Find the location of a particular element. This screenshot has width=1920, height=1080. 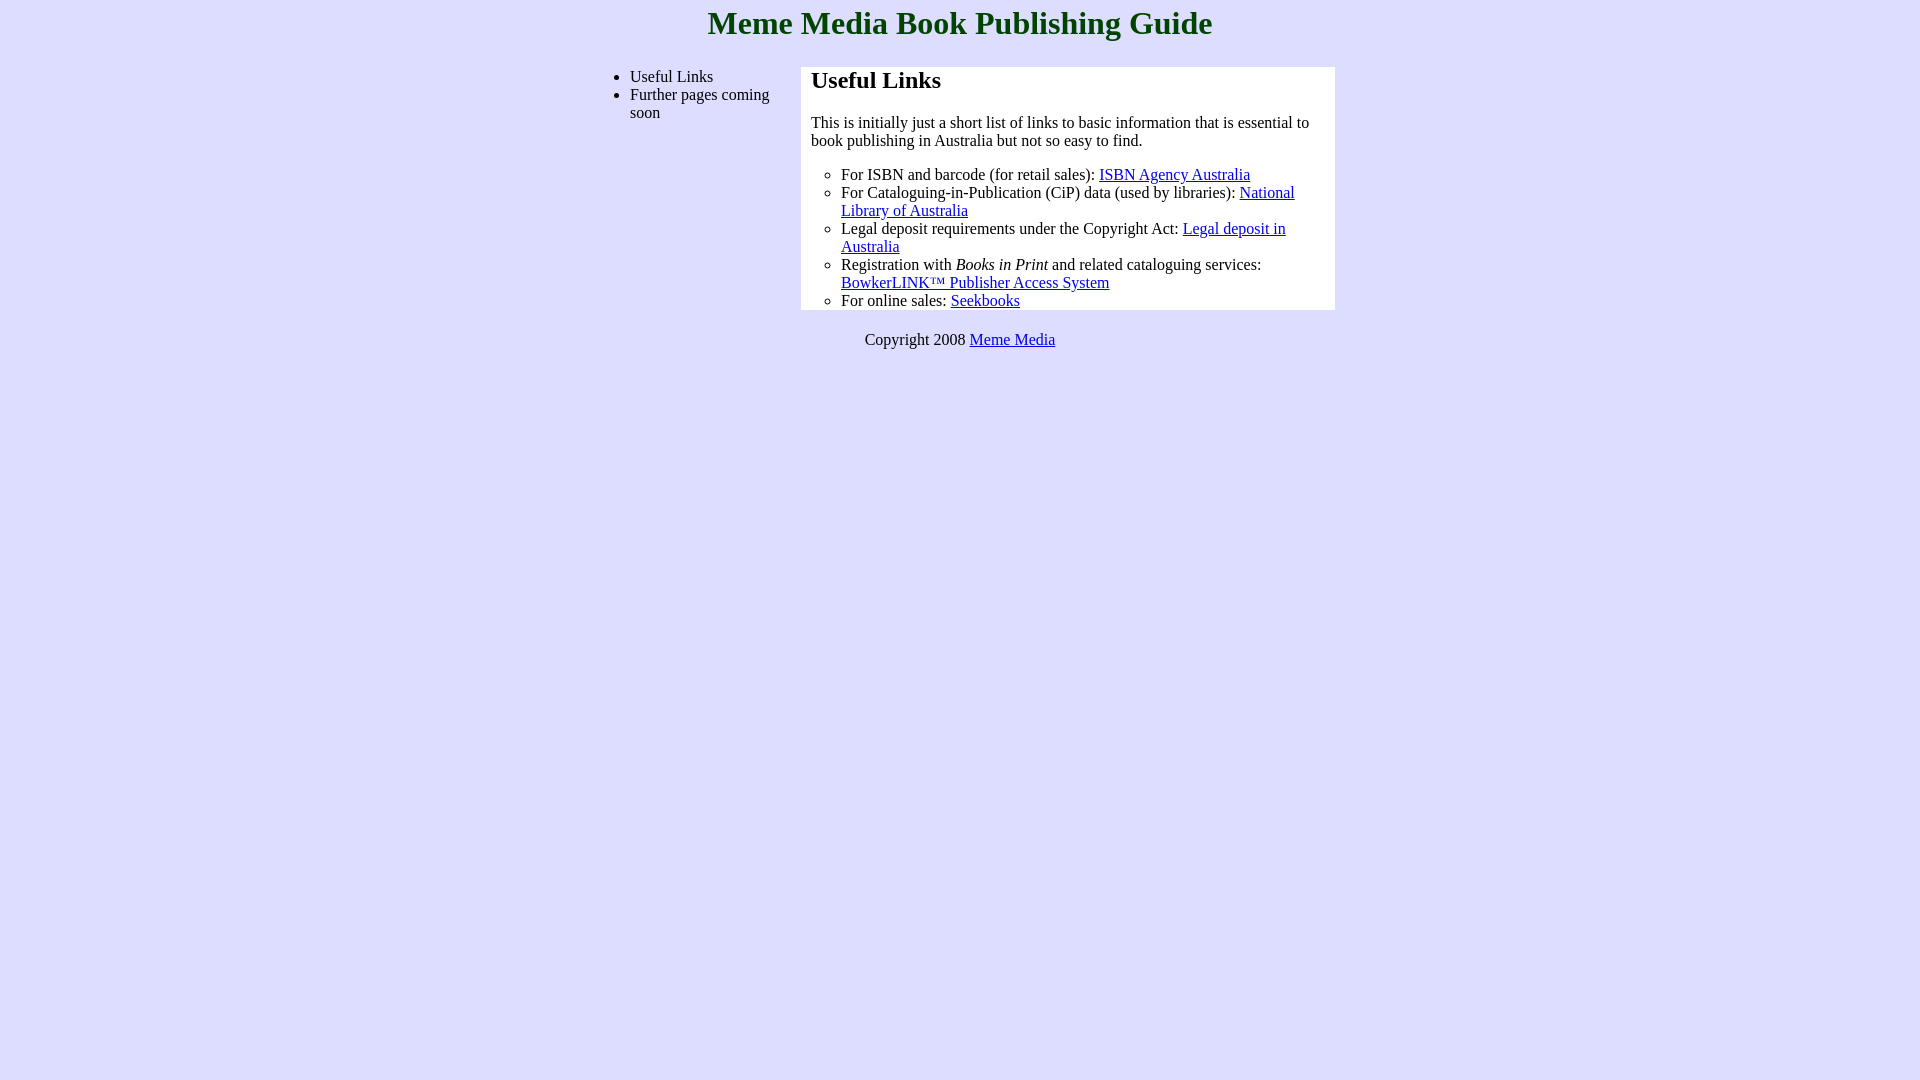

'ISBN Agency Australia' is located at coordinates (1174, 173).